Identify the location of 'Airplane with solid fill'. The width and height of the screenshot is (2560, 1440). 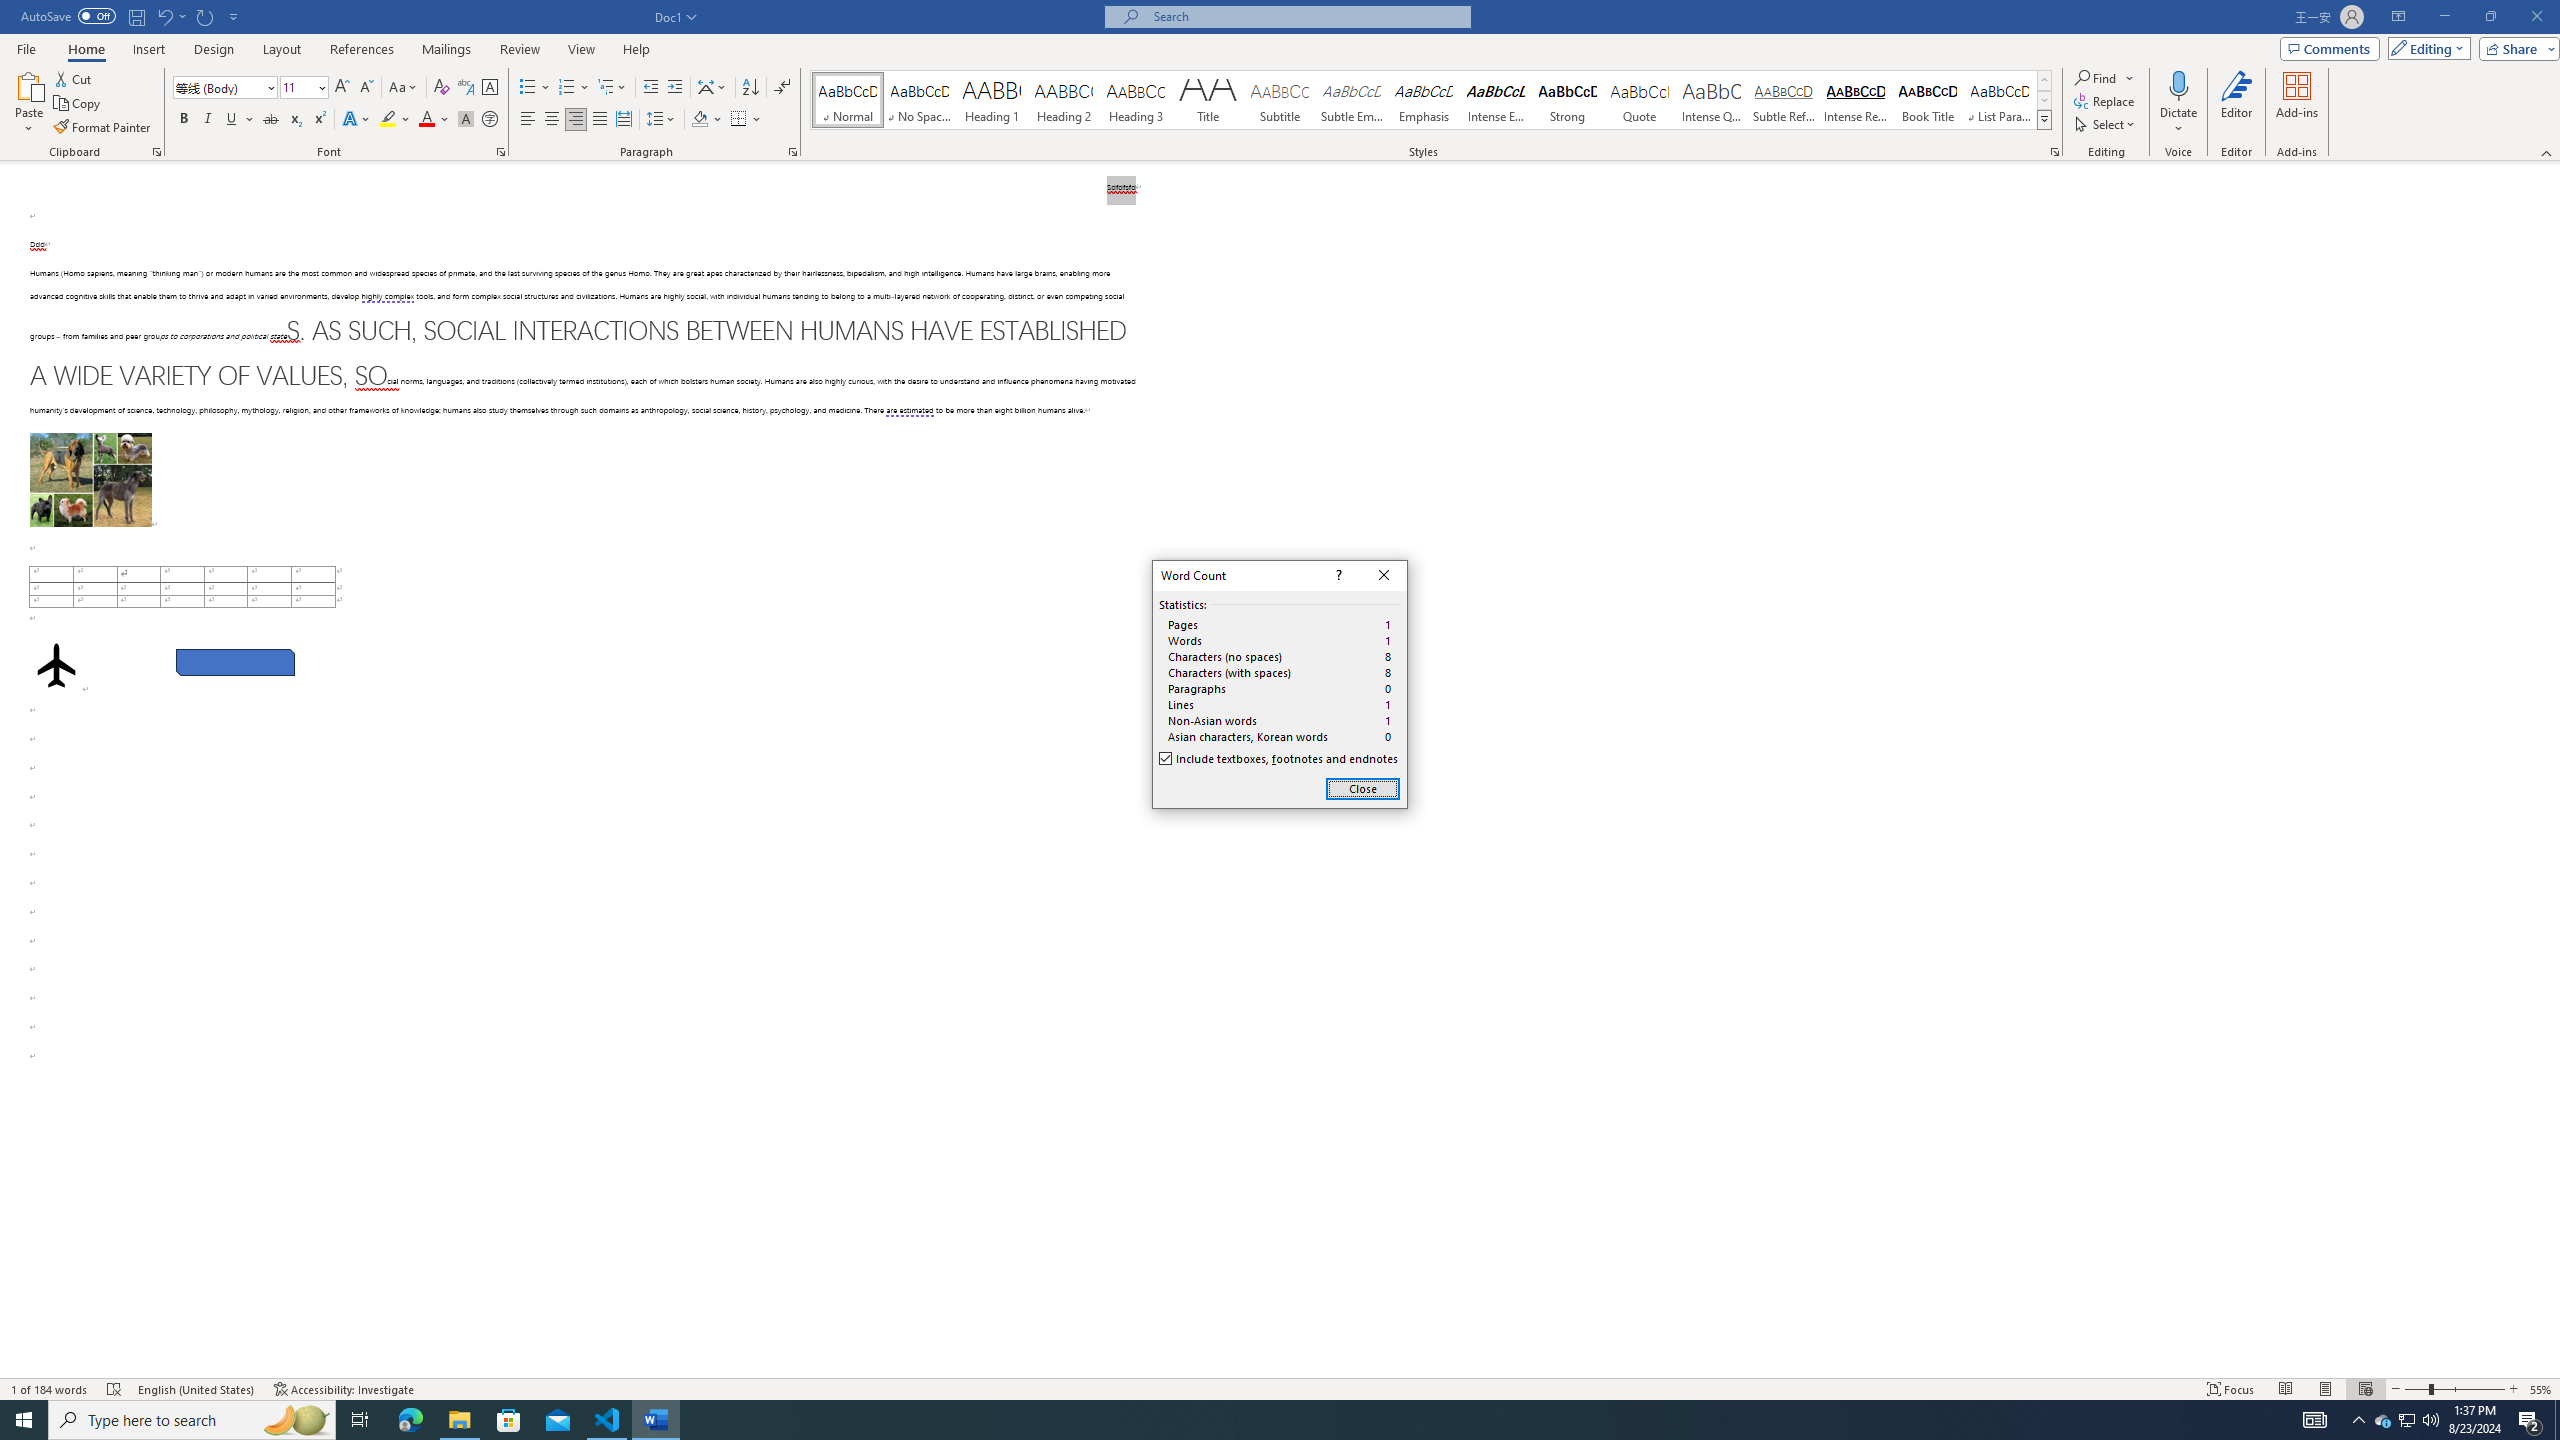
(56, 666).